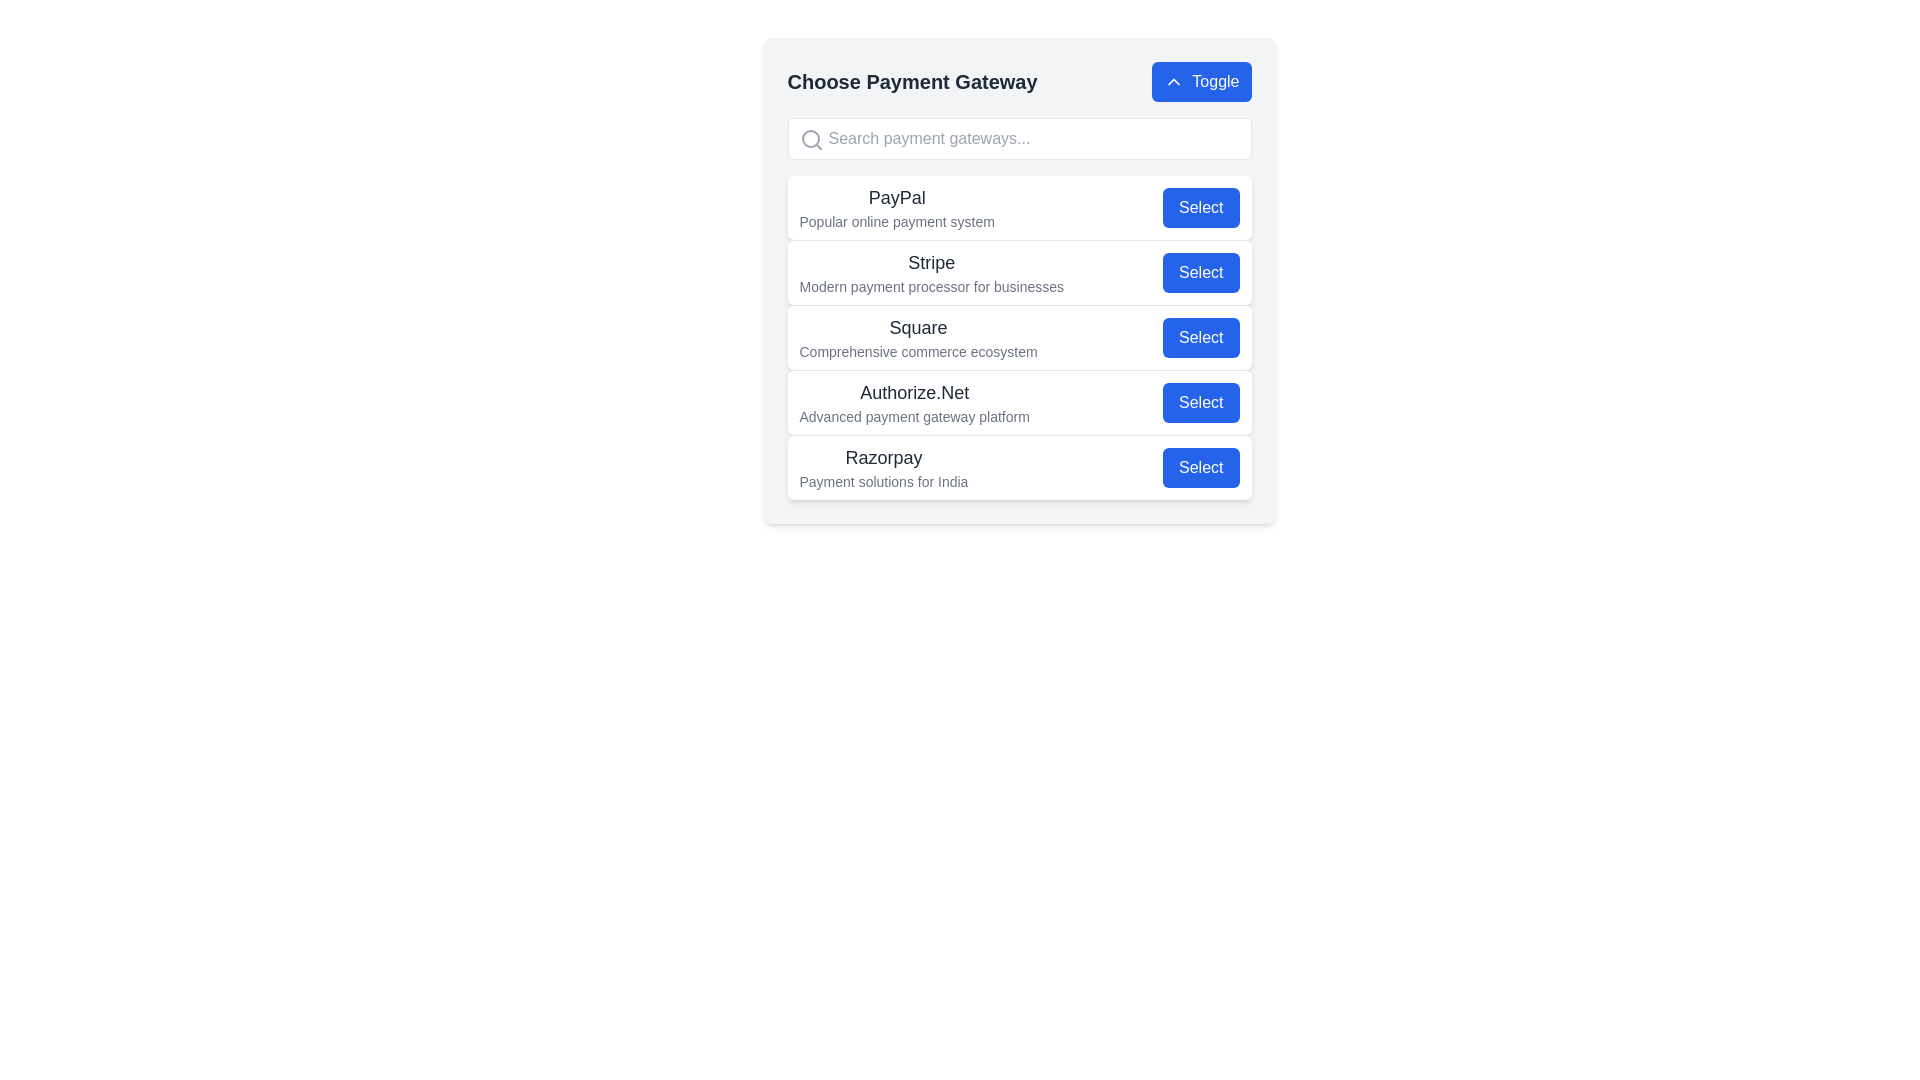 The image size is (1920, 1080). What do you see at coordinates (1200, 402) in the screenshot?
I see `the 'Select' button to choose the 'Authorize.Net' payment gateway option, located to the right of the 'Authorize.Net' text and the fourth button from the top in the payment gateway list` at bounding box center [1200, 402].